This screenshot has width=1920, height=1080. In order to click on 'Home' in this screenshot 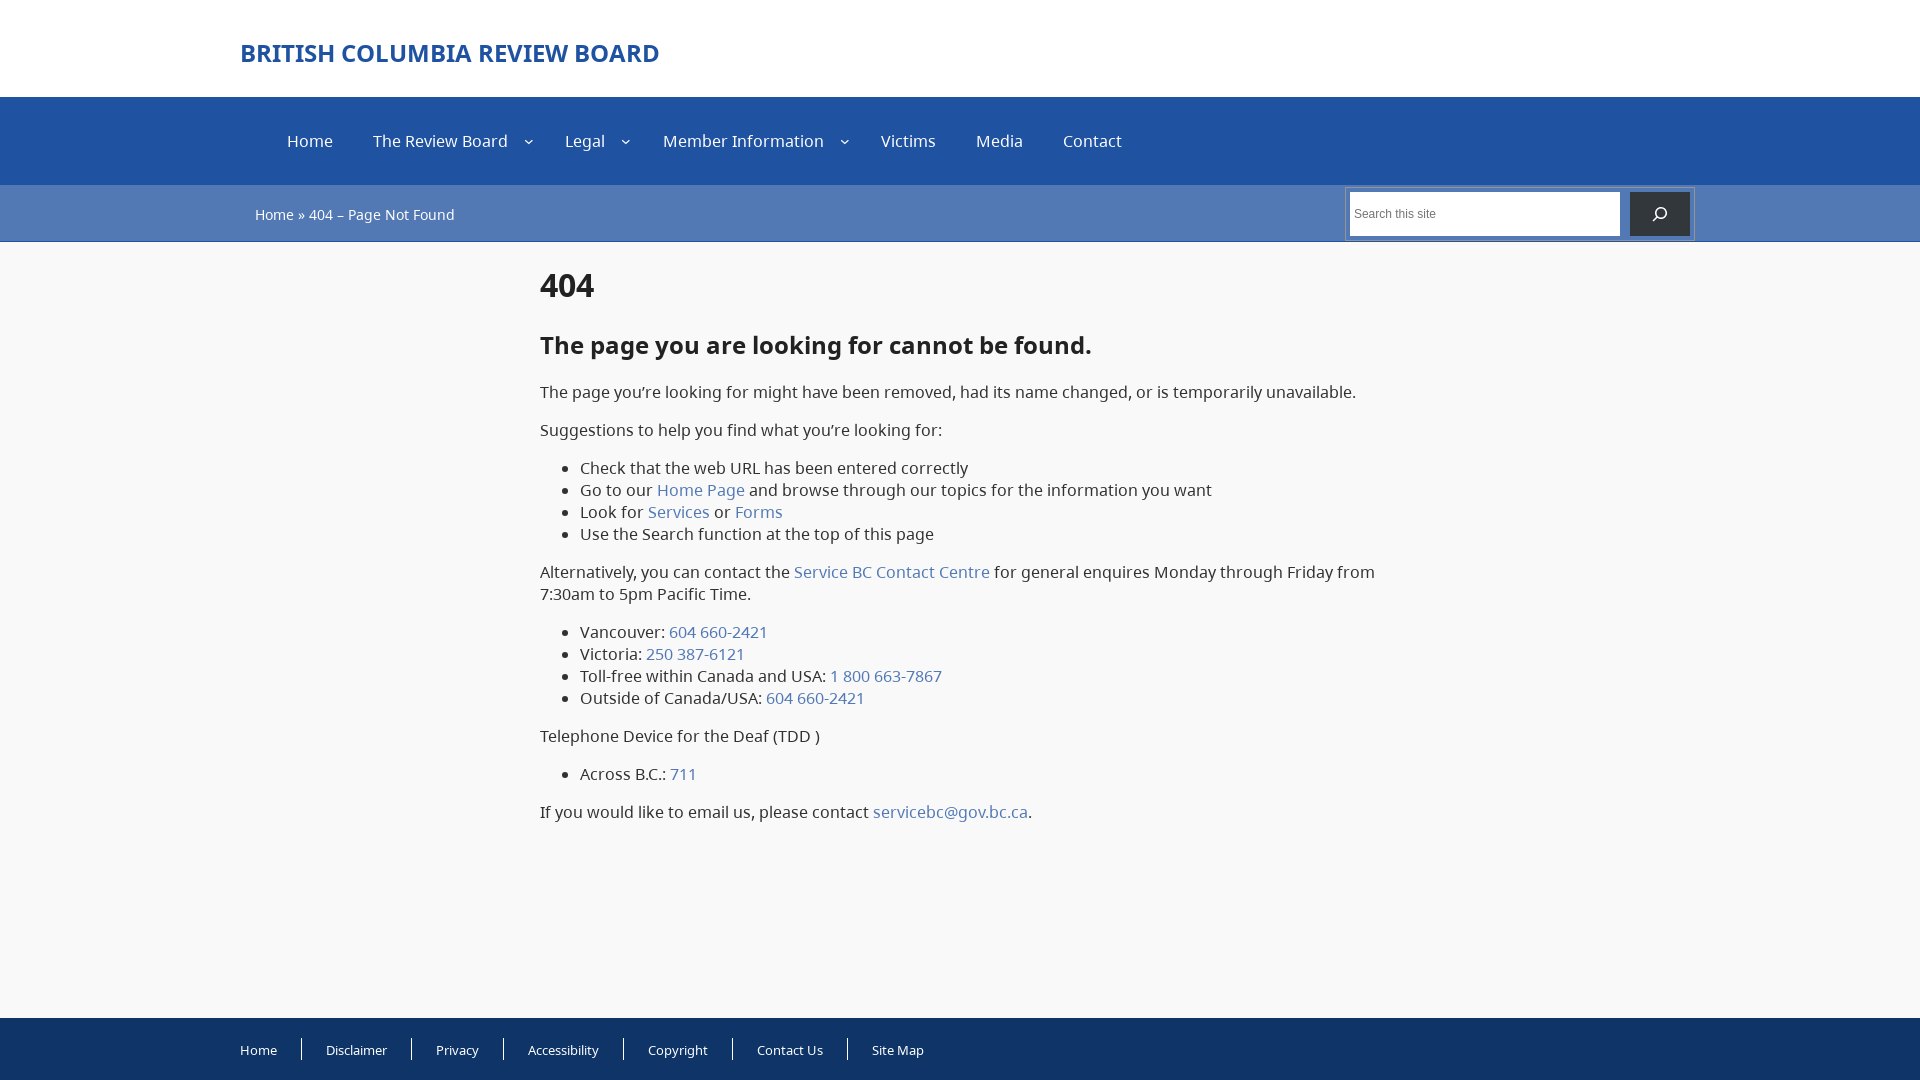, I will do `click(257, 1048)`.